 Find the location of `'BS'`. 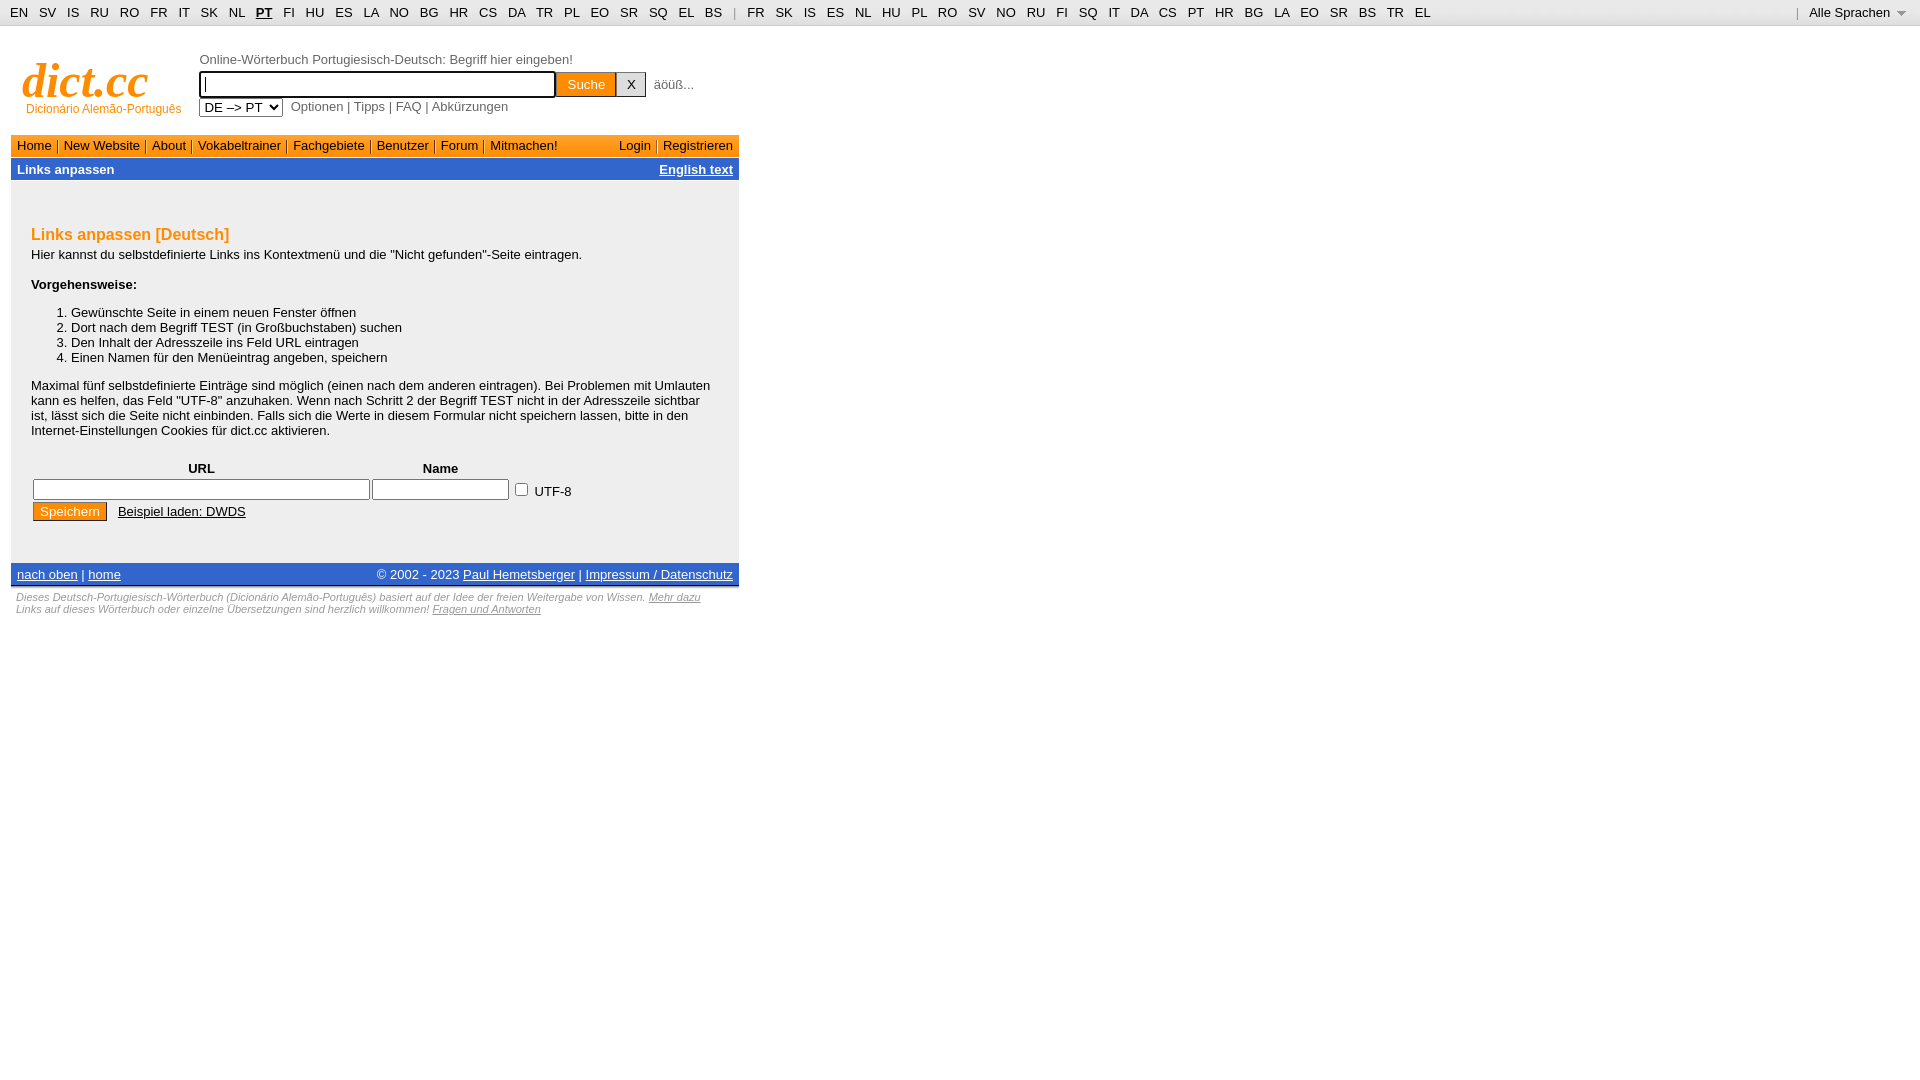

'BS' is located at coordinates (1366, 12).